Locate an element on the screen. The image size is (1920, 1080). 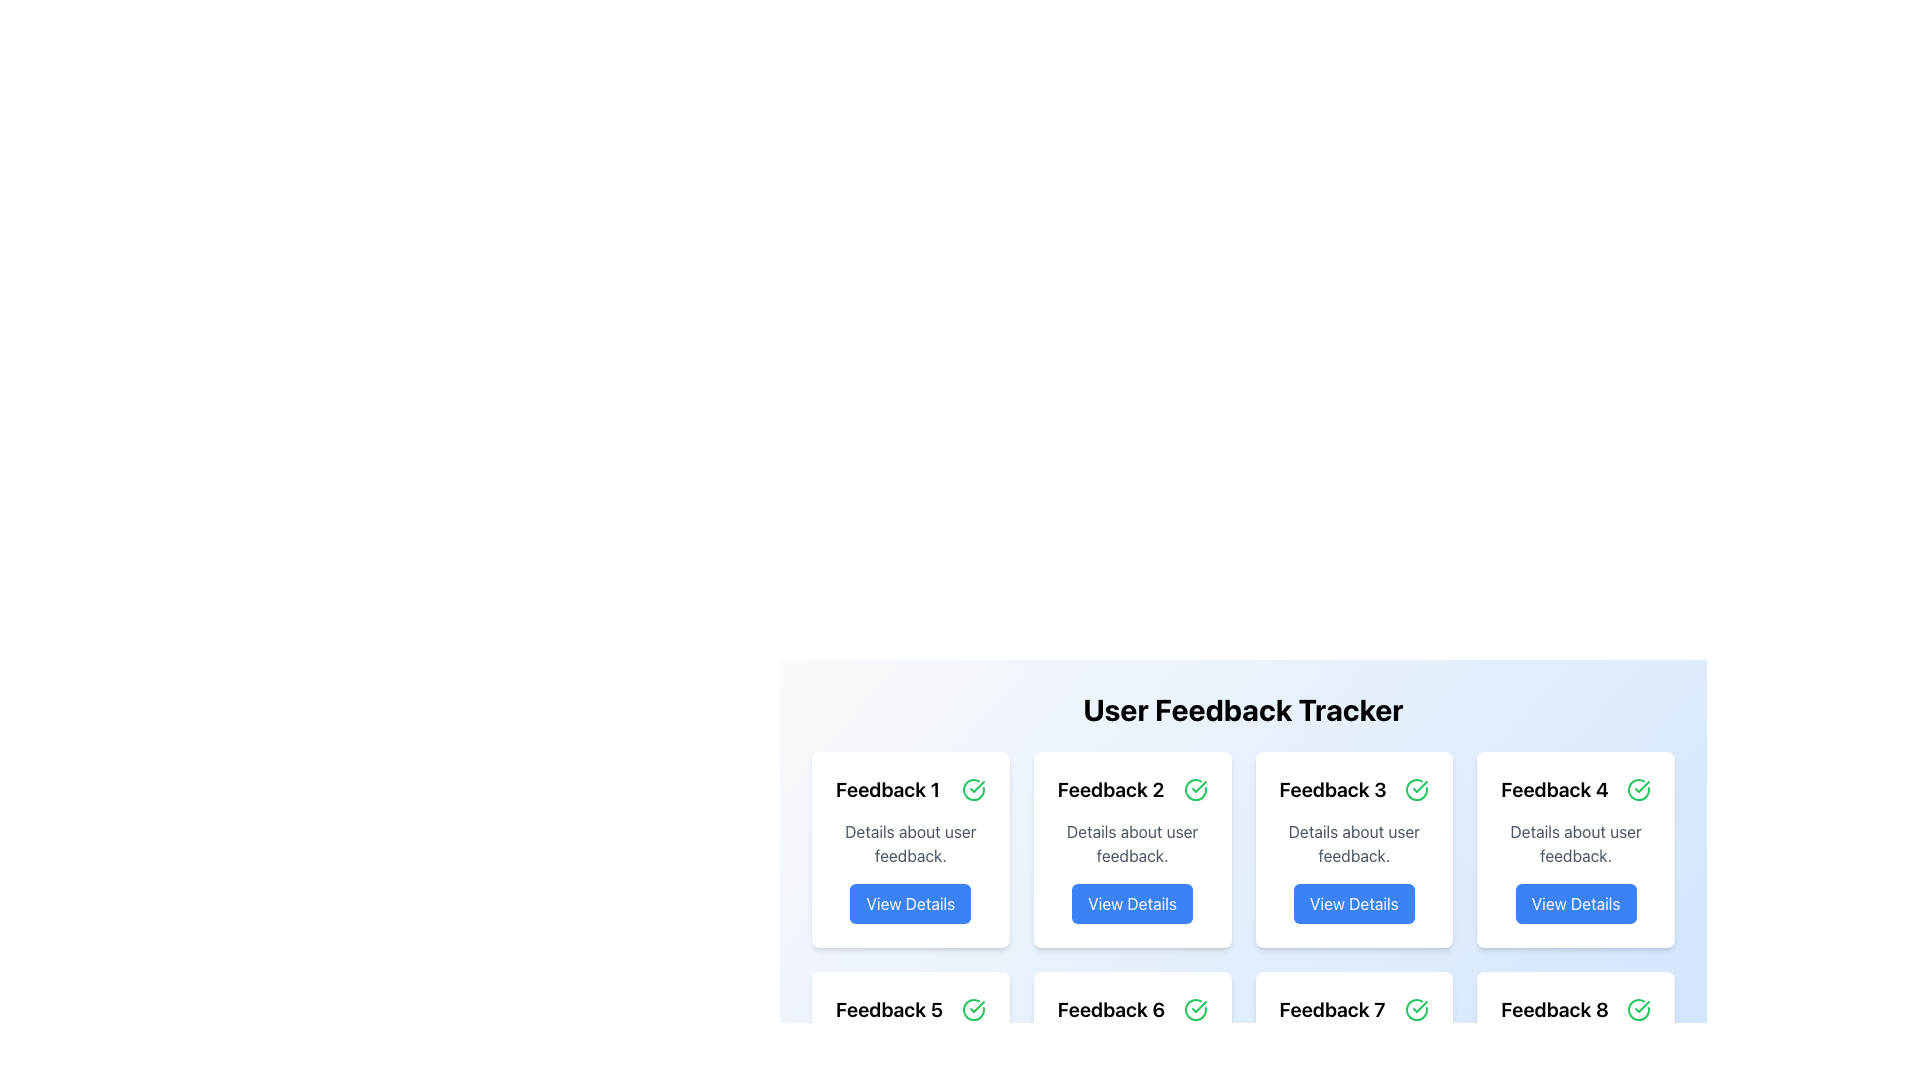
text displayed in the text component labeled 'Details about user feedback.' which is styled with gray color and a smaller font size, positioned beneath the header and above the 'View Details' button is located at coordinates (1575, 844).